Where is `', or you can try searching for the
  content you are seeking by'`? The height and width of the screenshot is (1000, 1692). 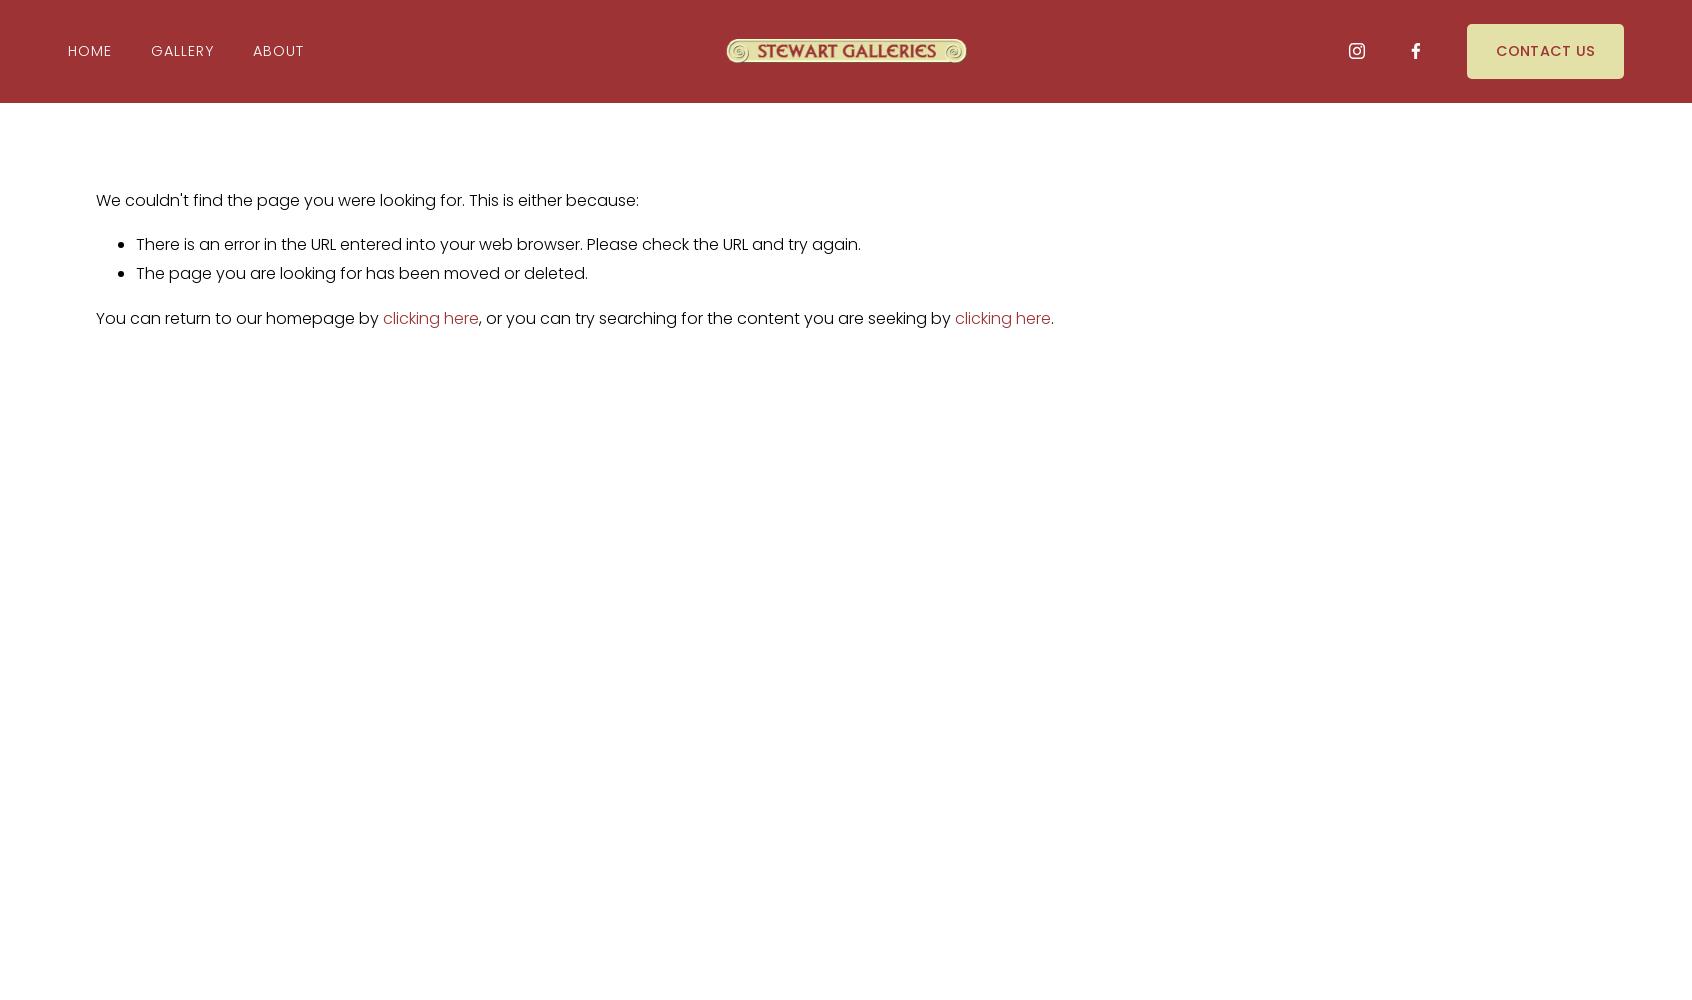
', or you can try searching for the
  content you are seeking by' is located at coordinates (716, 316).